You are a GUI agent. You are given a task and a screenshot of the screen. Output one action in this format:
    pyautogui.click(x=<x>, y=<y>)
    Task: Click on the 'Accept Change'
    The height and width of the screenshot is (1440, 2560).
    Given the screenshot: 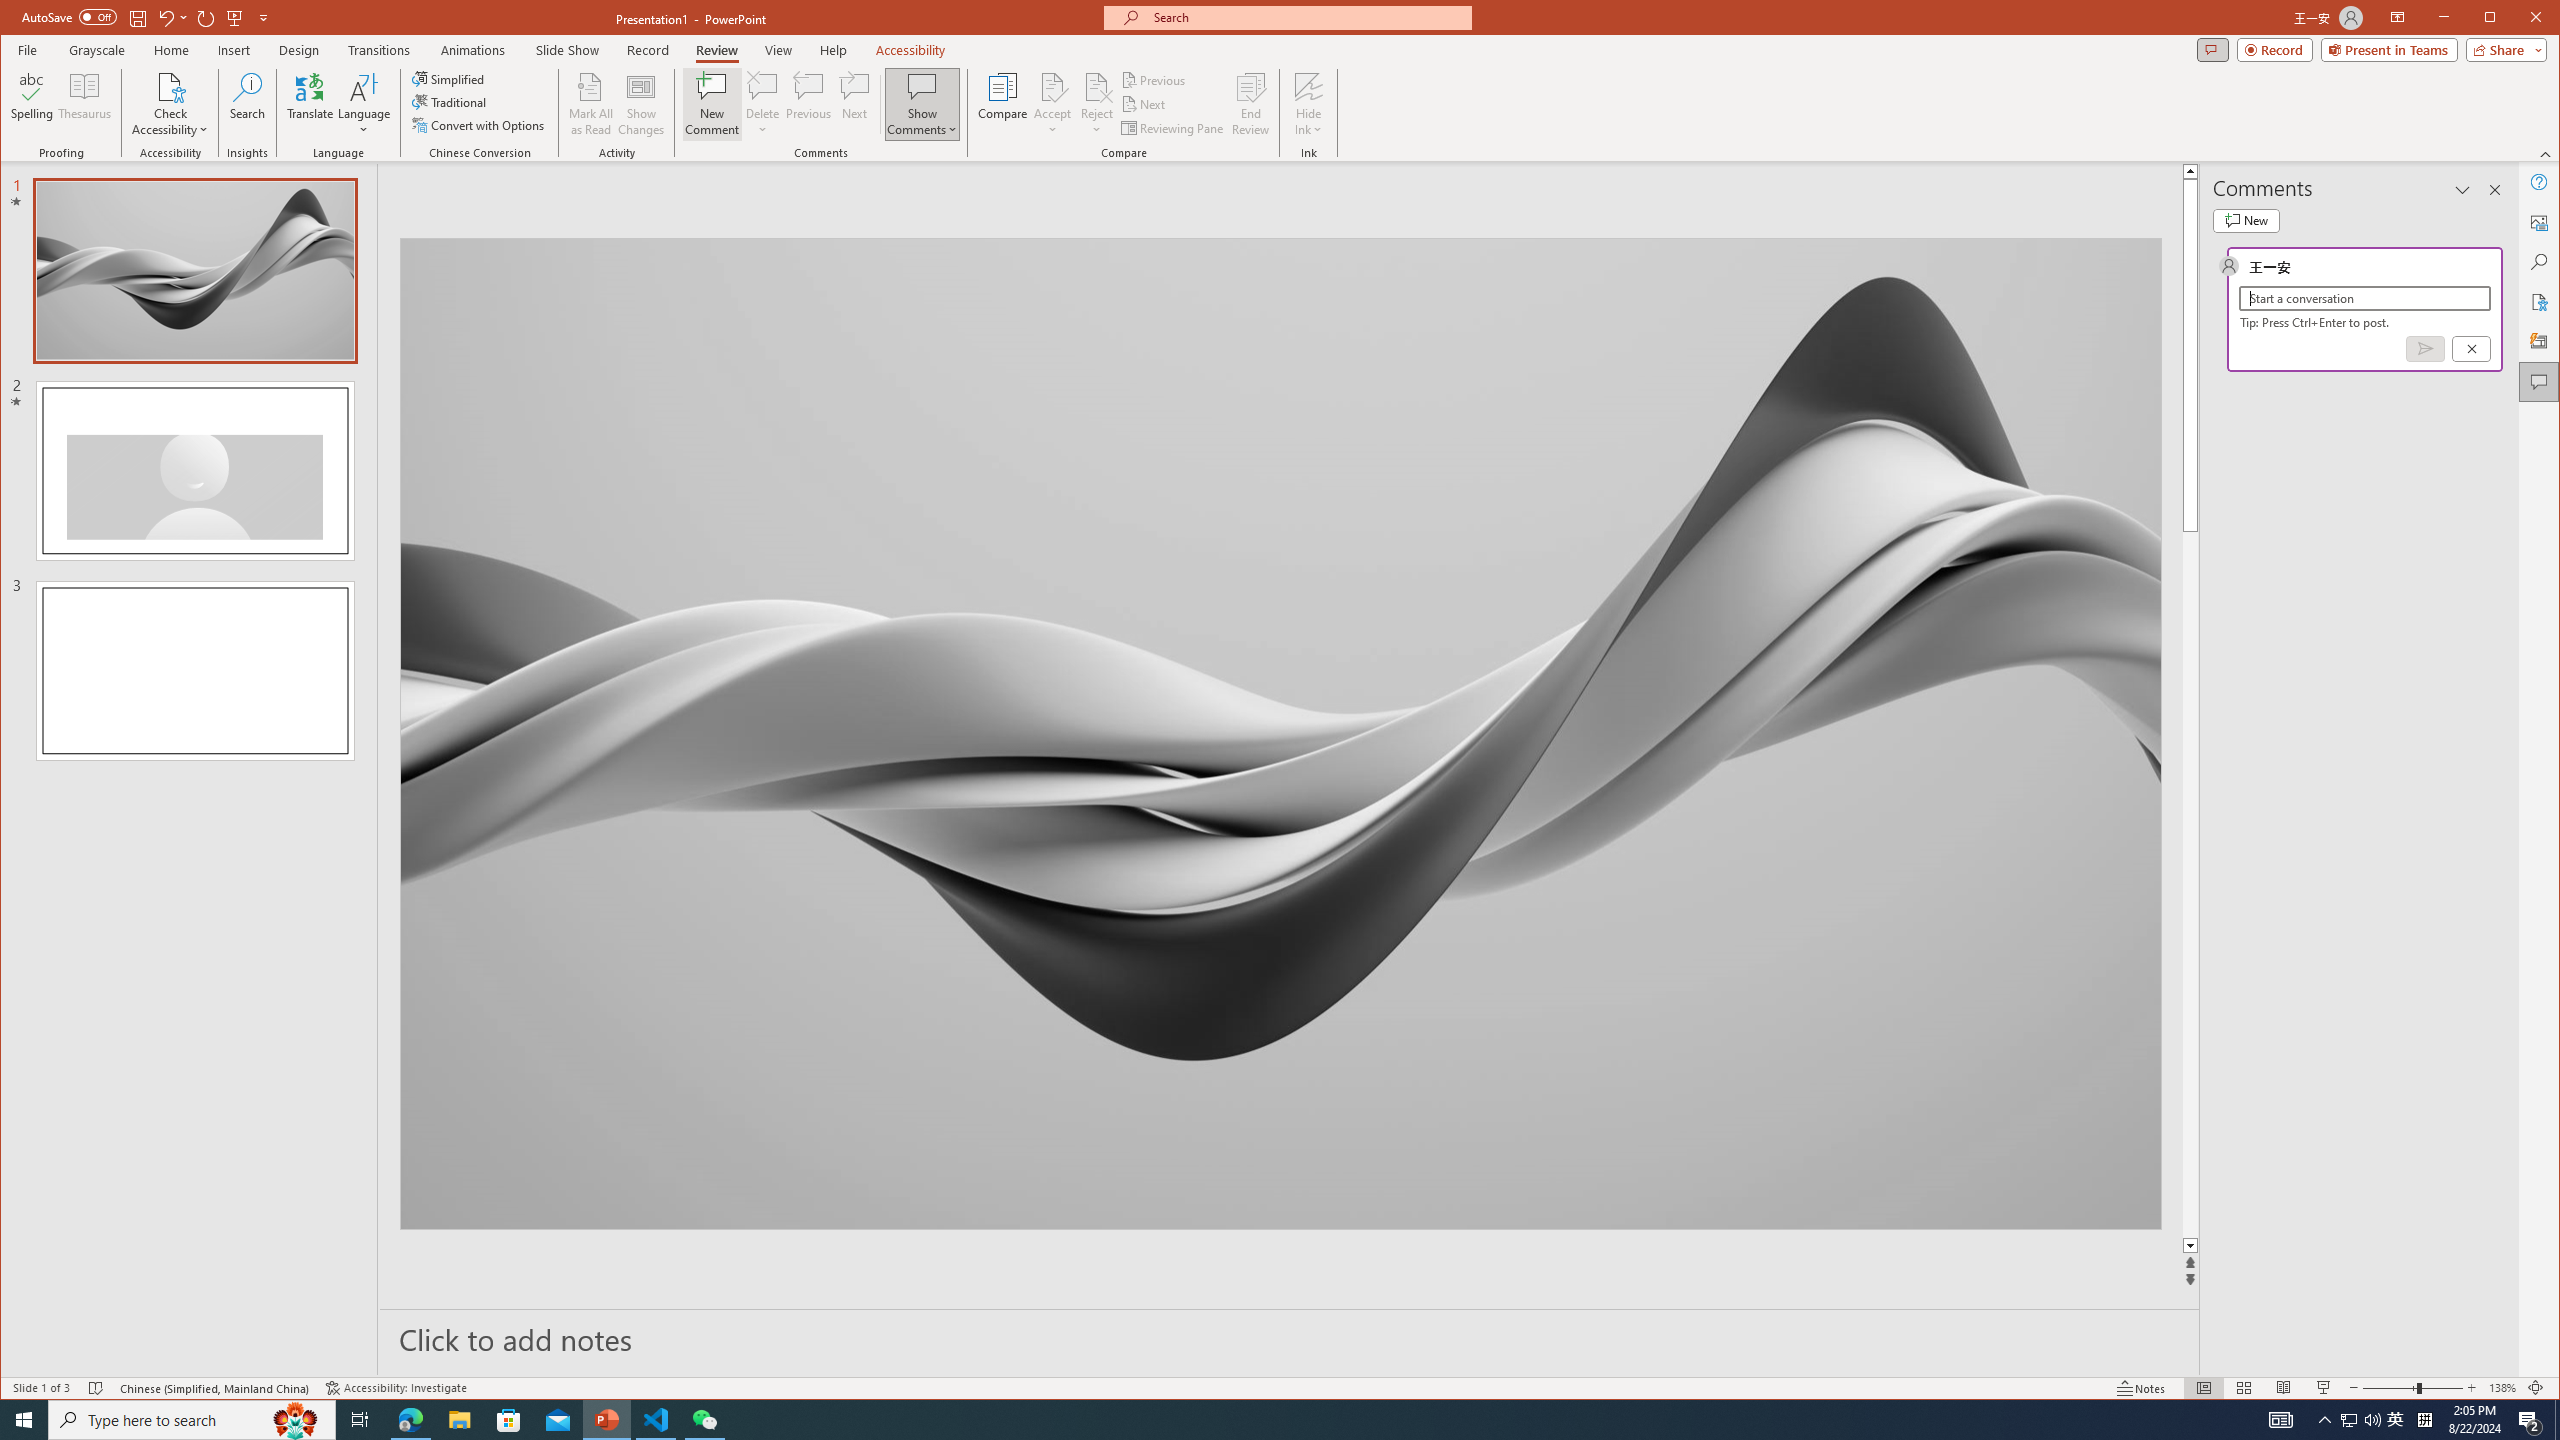 What is the action you would take?
    pyautogui.click(x=1052, y=85)
    